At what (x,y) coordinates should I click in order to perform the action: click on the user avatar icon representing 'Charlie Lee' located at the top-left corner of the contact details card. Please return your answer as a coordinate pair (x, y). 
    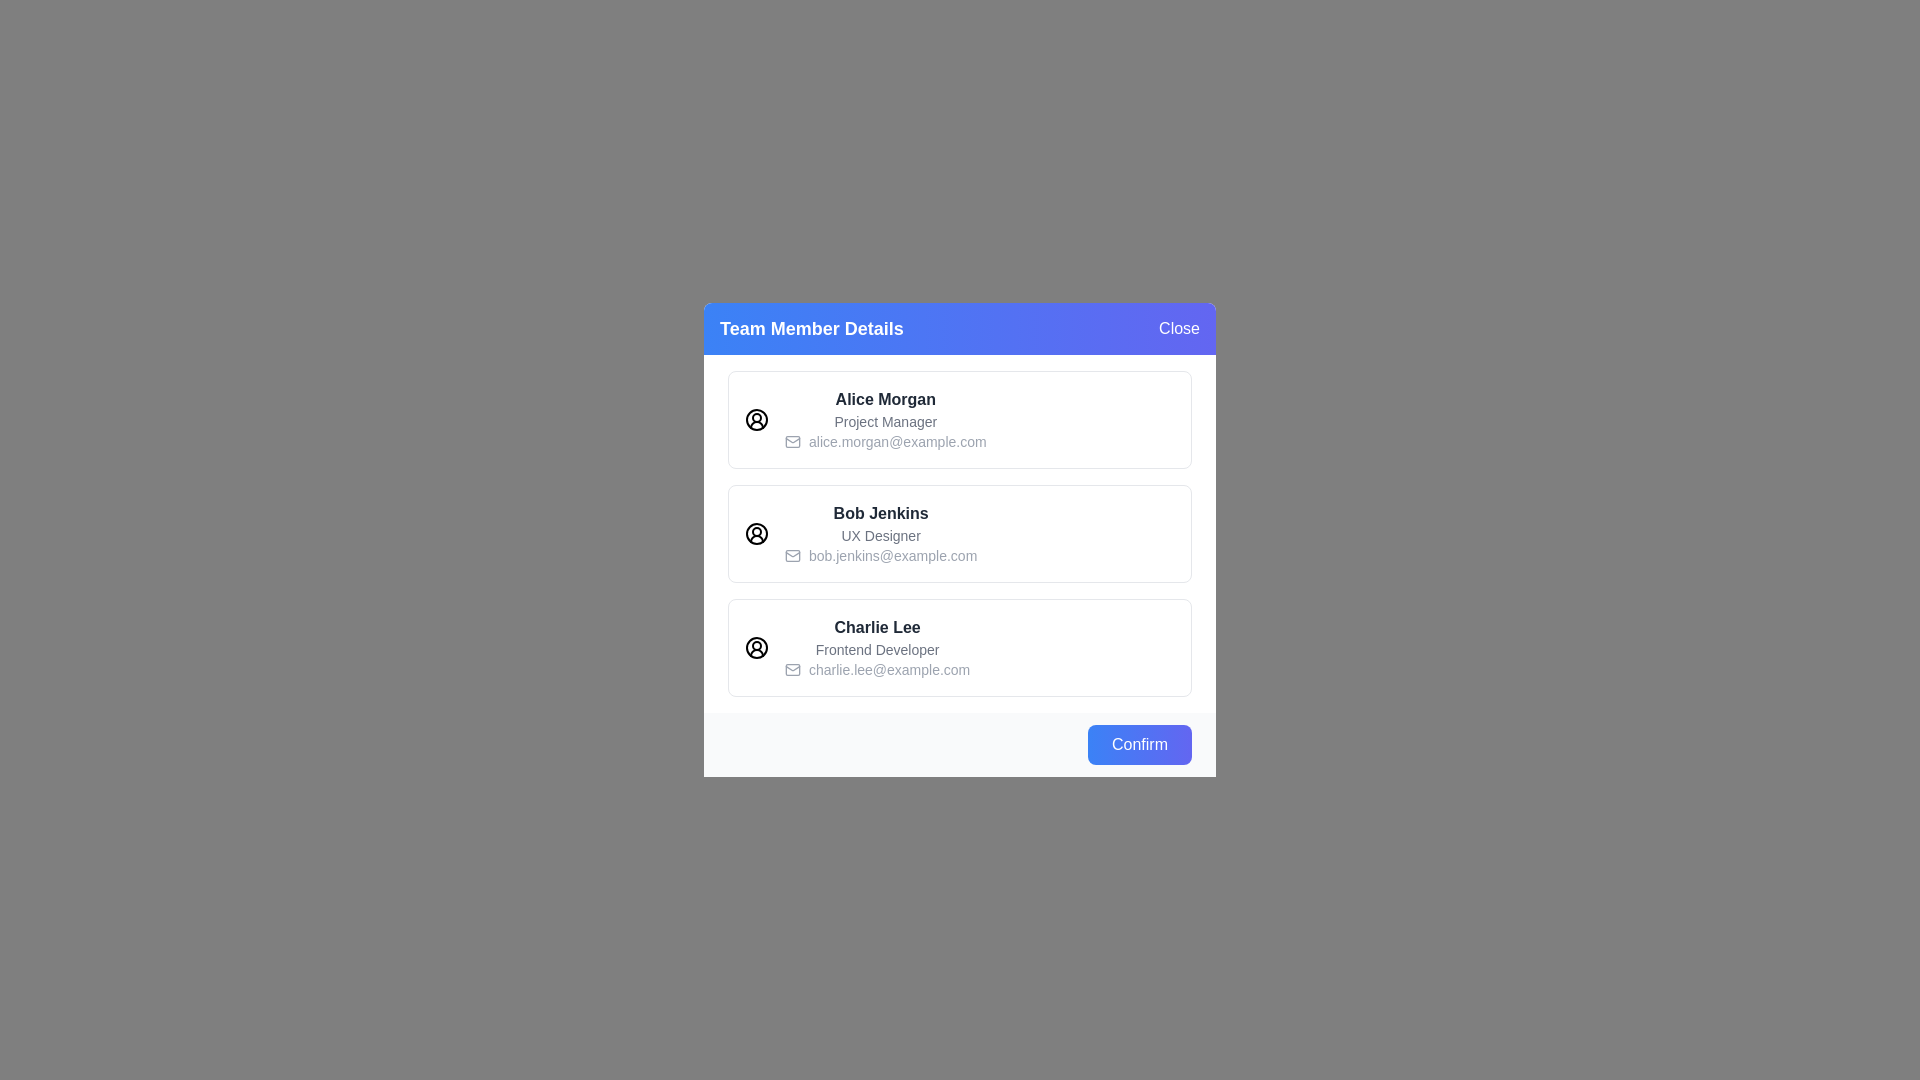
    Looking at the image, I should click on (756, 648).